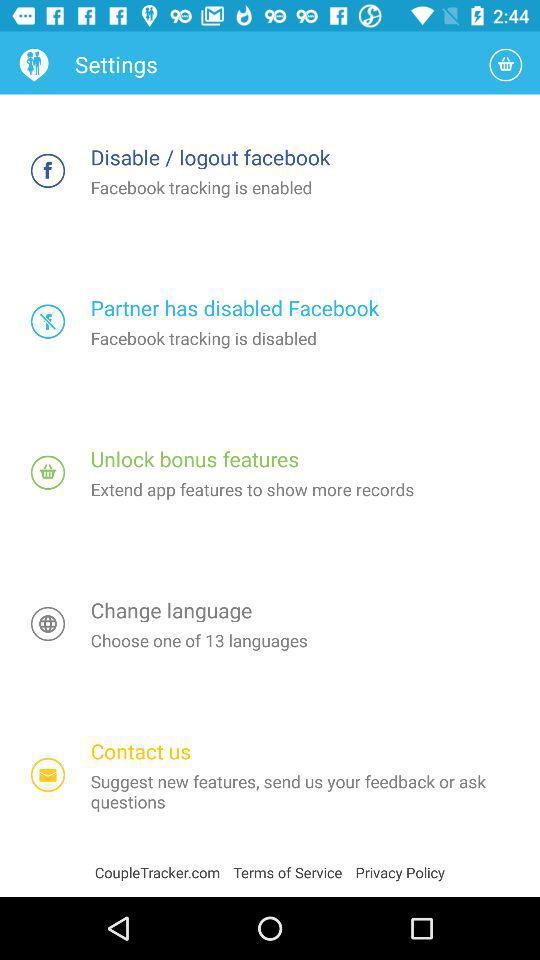  Describe the element at coordinates (163, 871) in the screenshot. I see `coupletracker.com icon` at that location.